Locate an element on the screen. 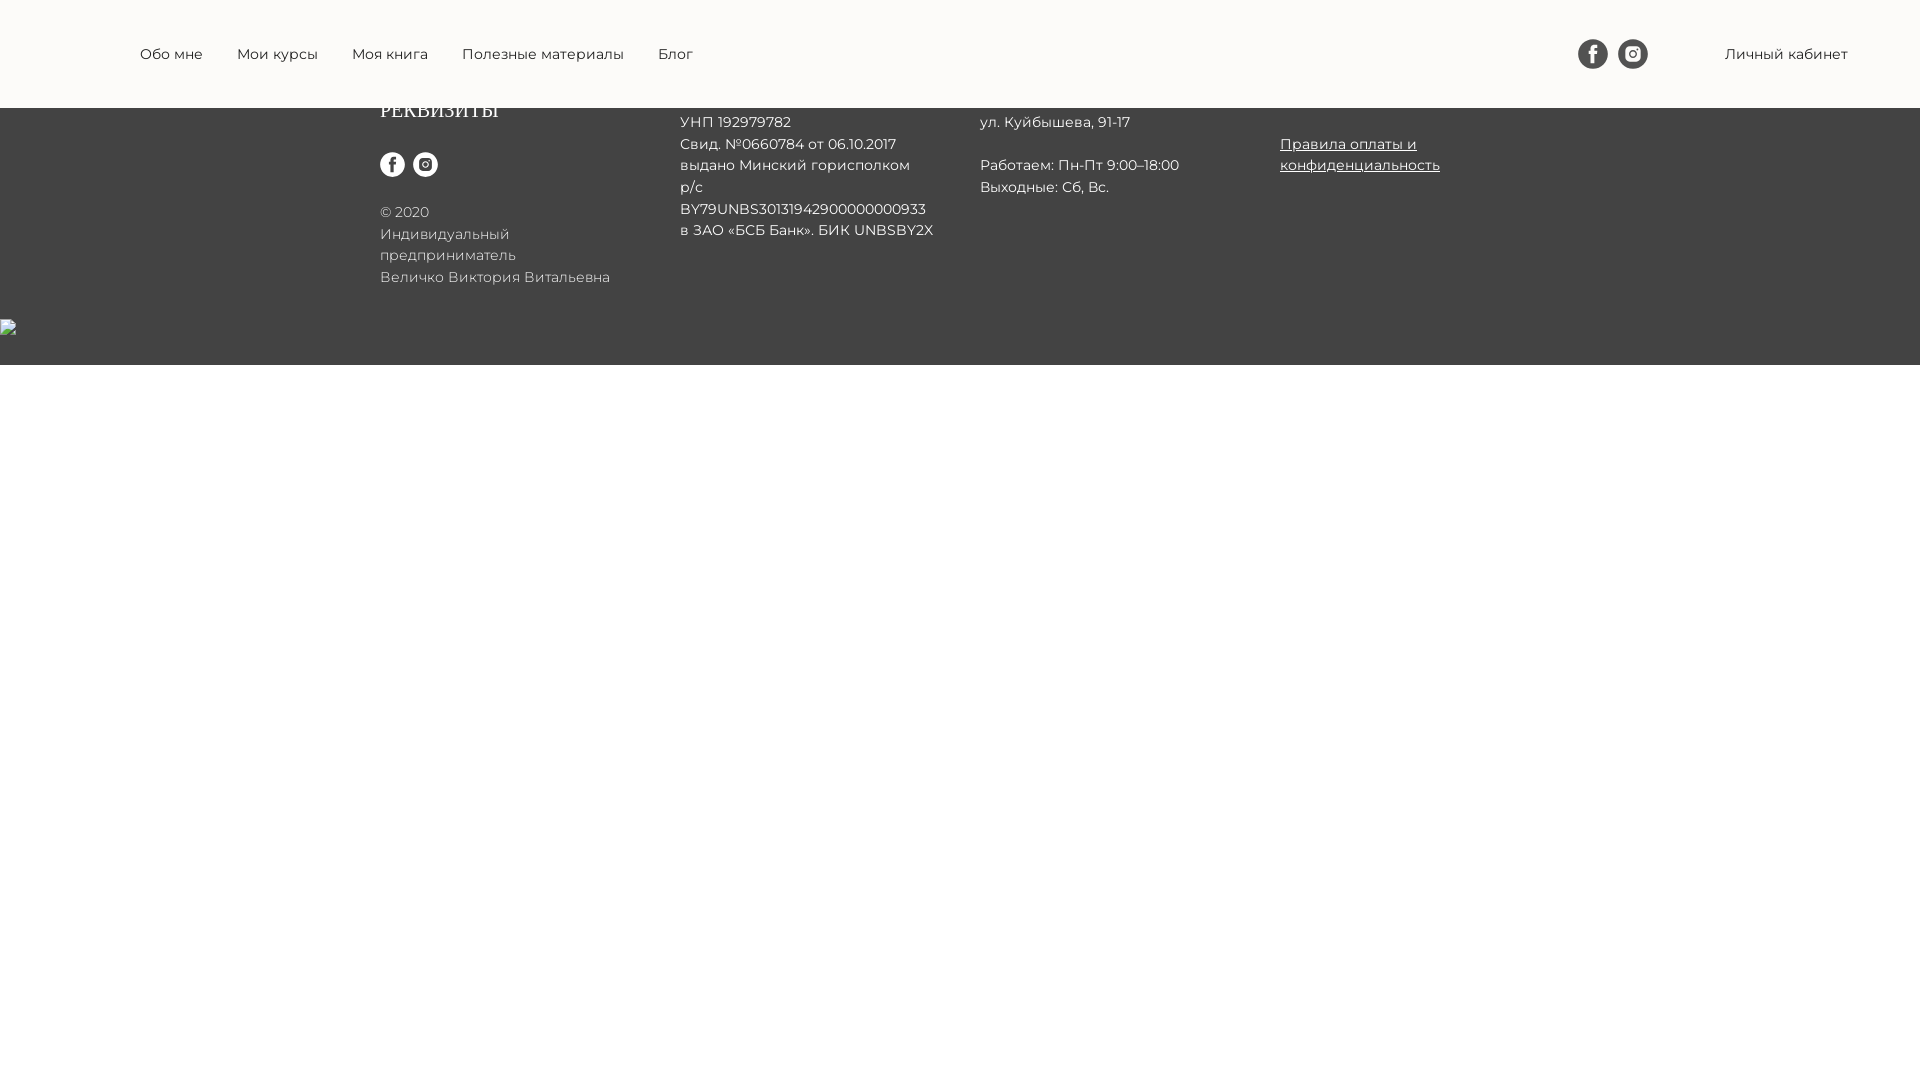  'Facebook' is located at coordinates (1608, 49).